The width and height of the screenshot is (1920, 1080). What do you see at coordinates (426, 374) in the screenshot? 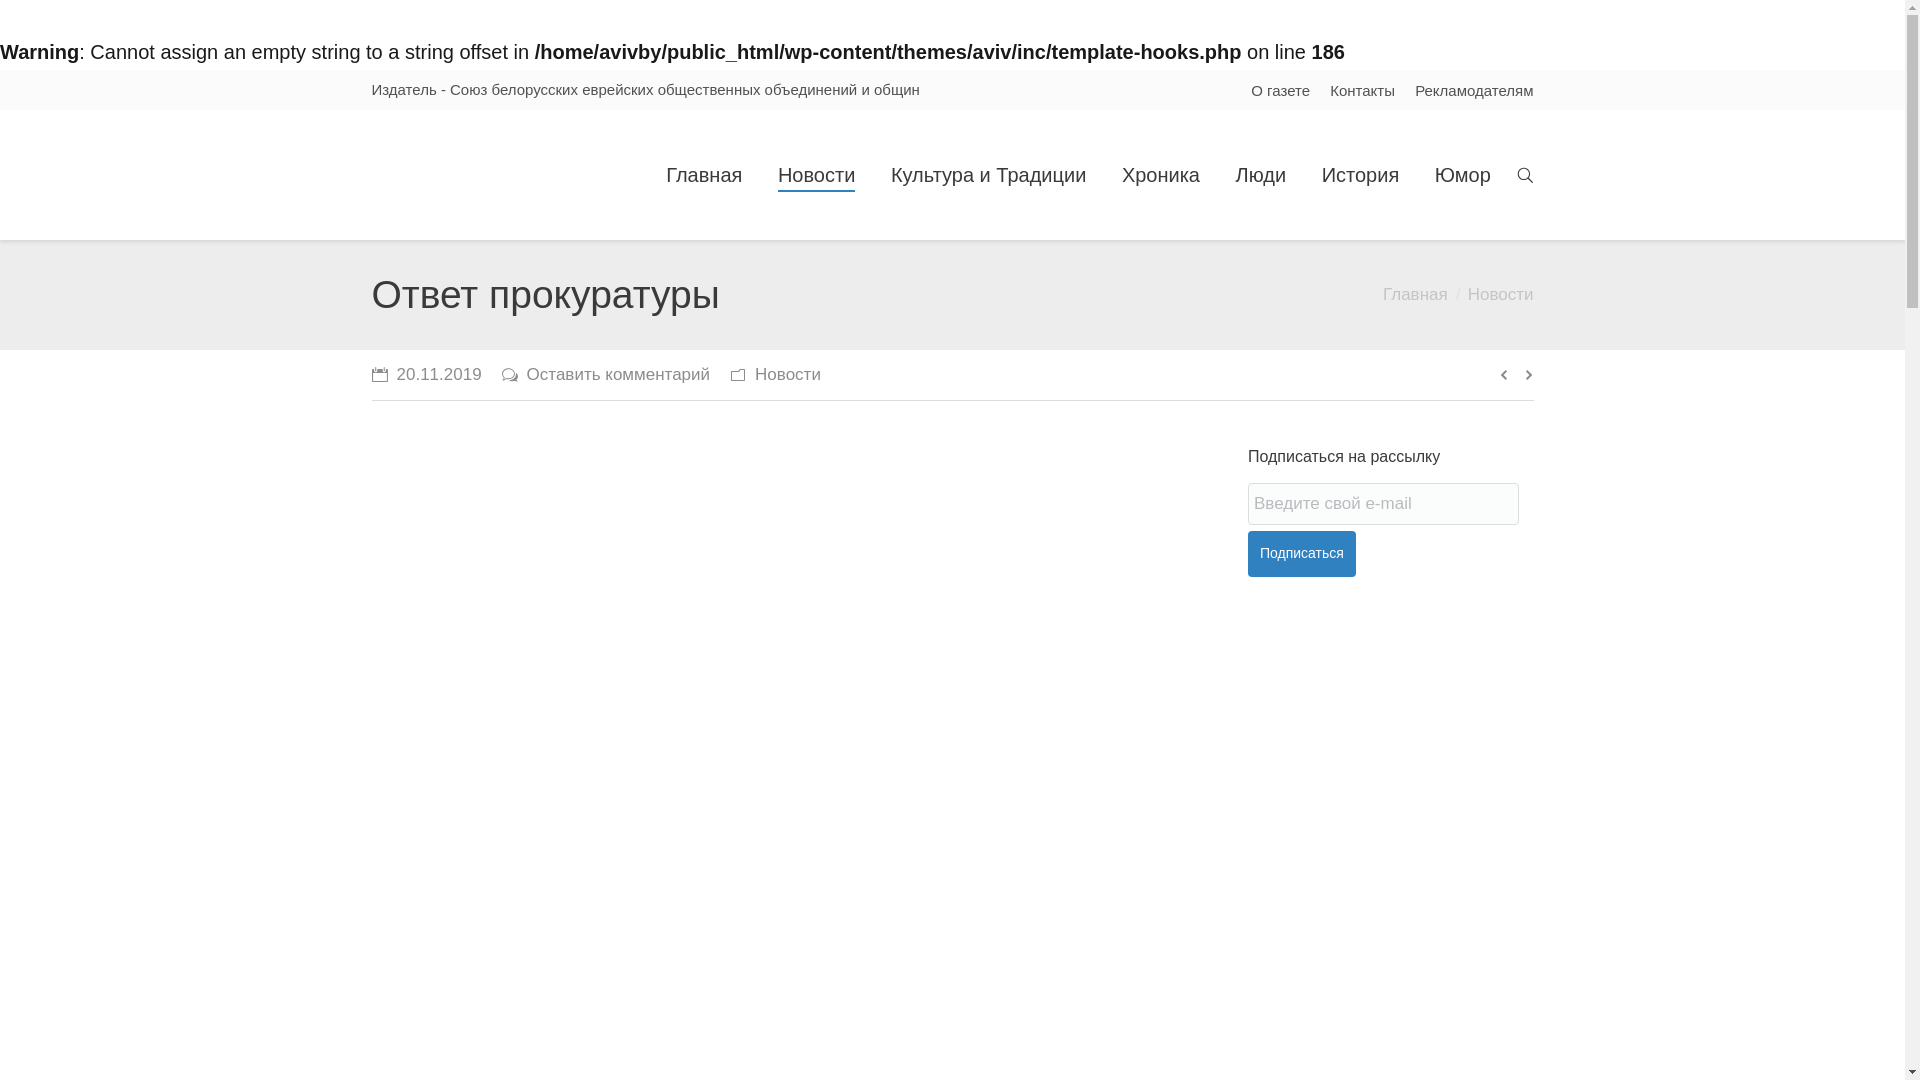
I see `'20.11.2019'` at bounding box center [426, 374].